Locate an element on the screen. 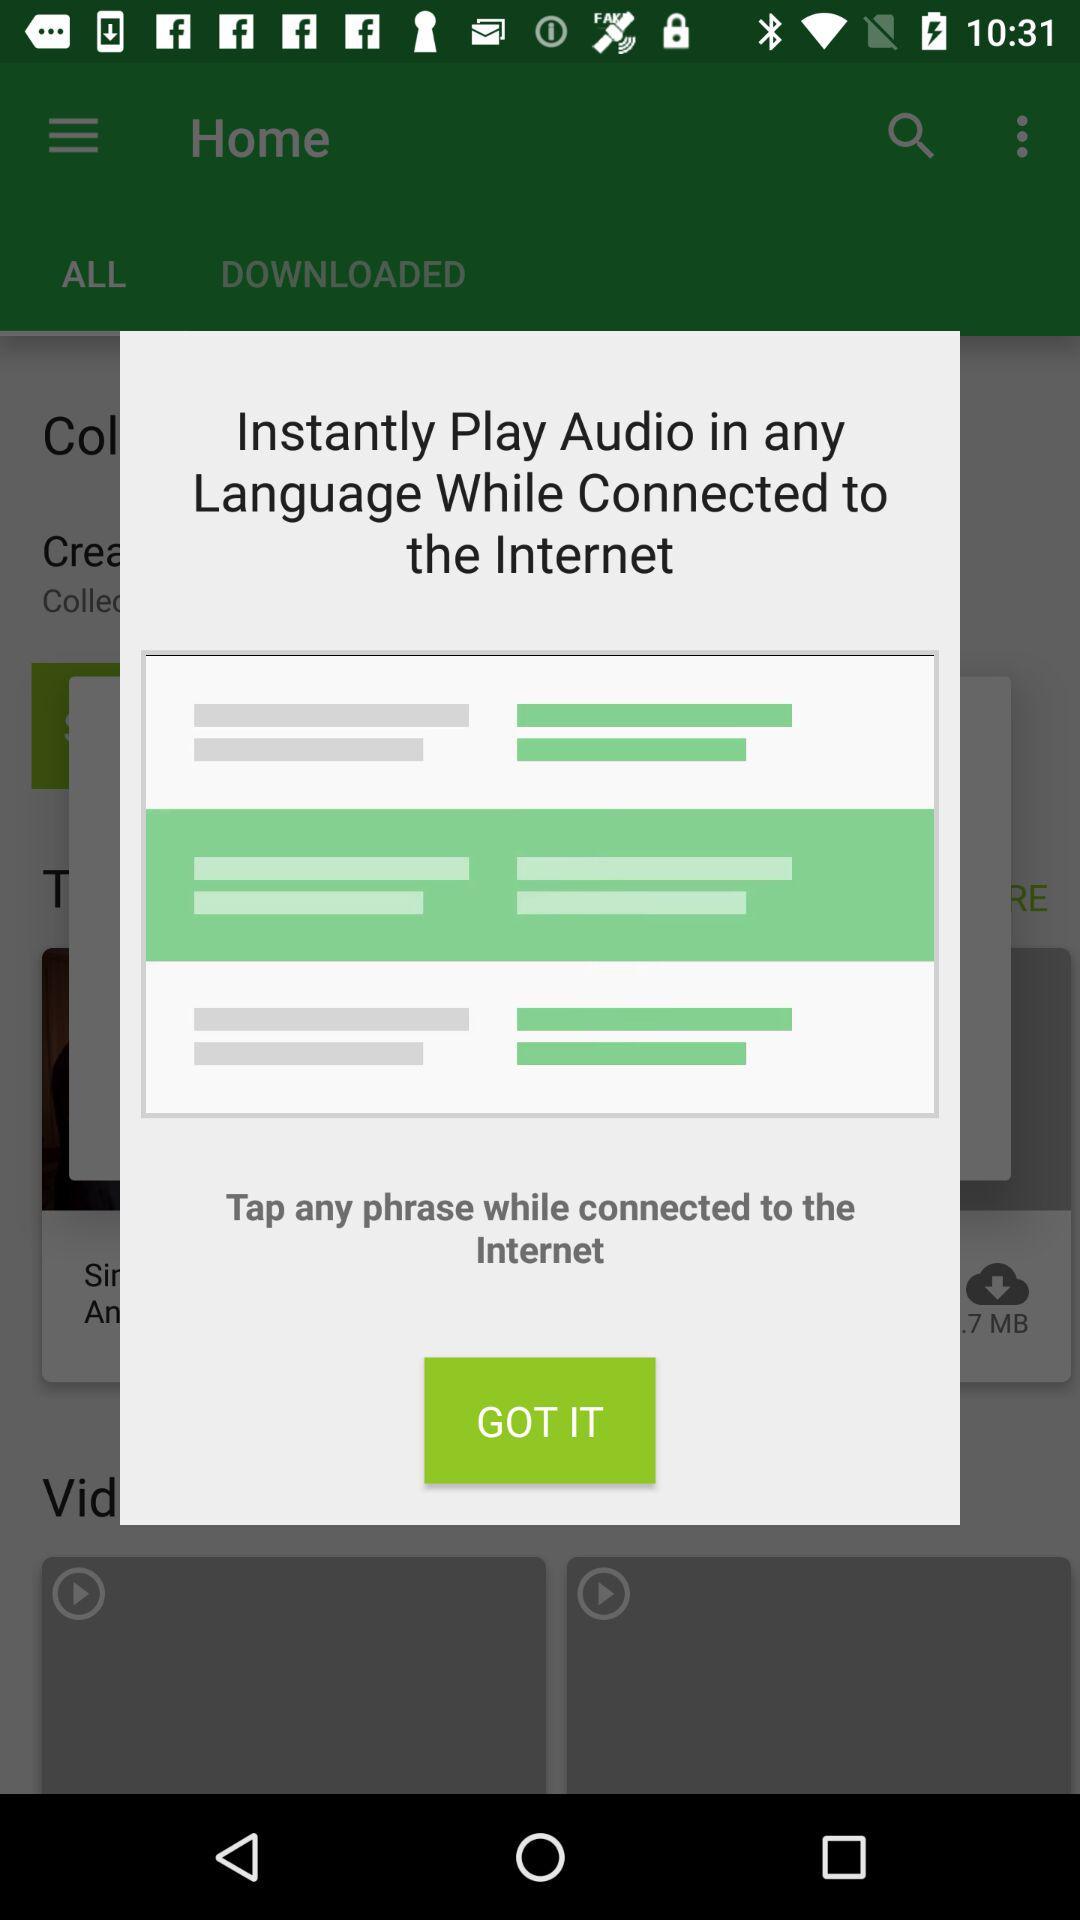  the item at the bottom is located at coordinates (540, 1419).